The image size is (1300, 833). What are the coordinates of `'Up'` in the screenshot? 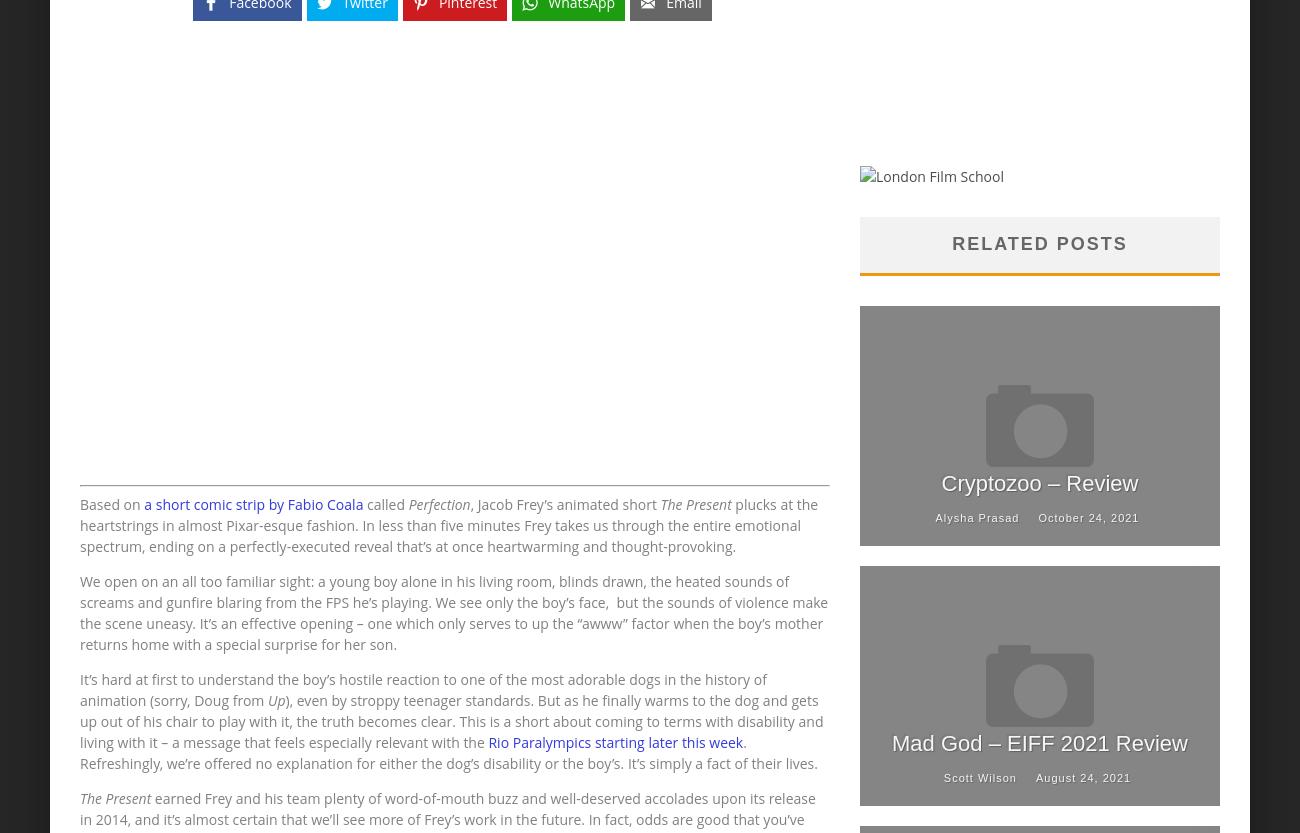 It's located at (276, 699).